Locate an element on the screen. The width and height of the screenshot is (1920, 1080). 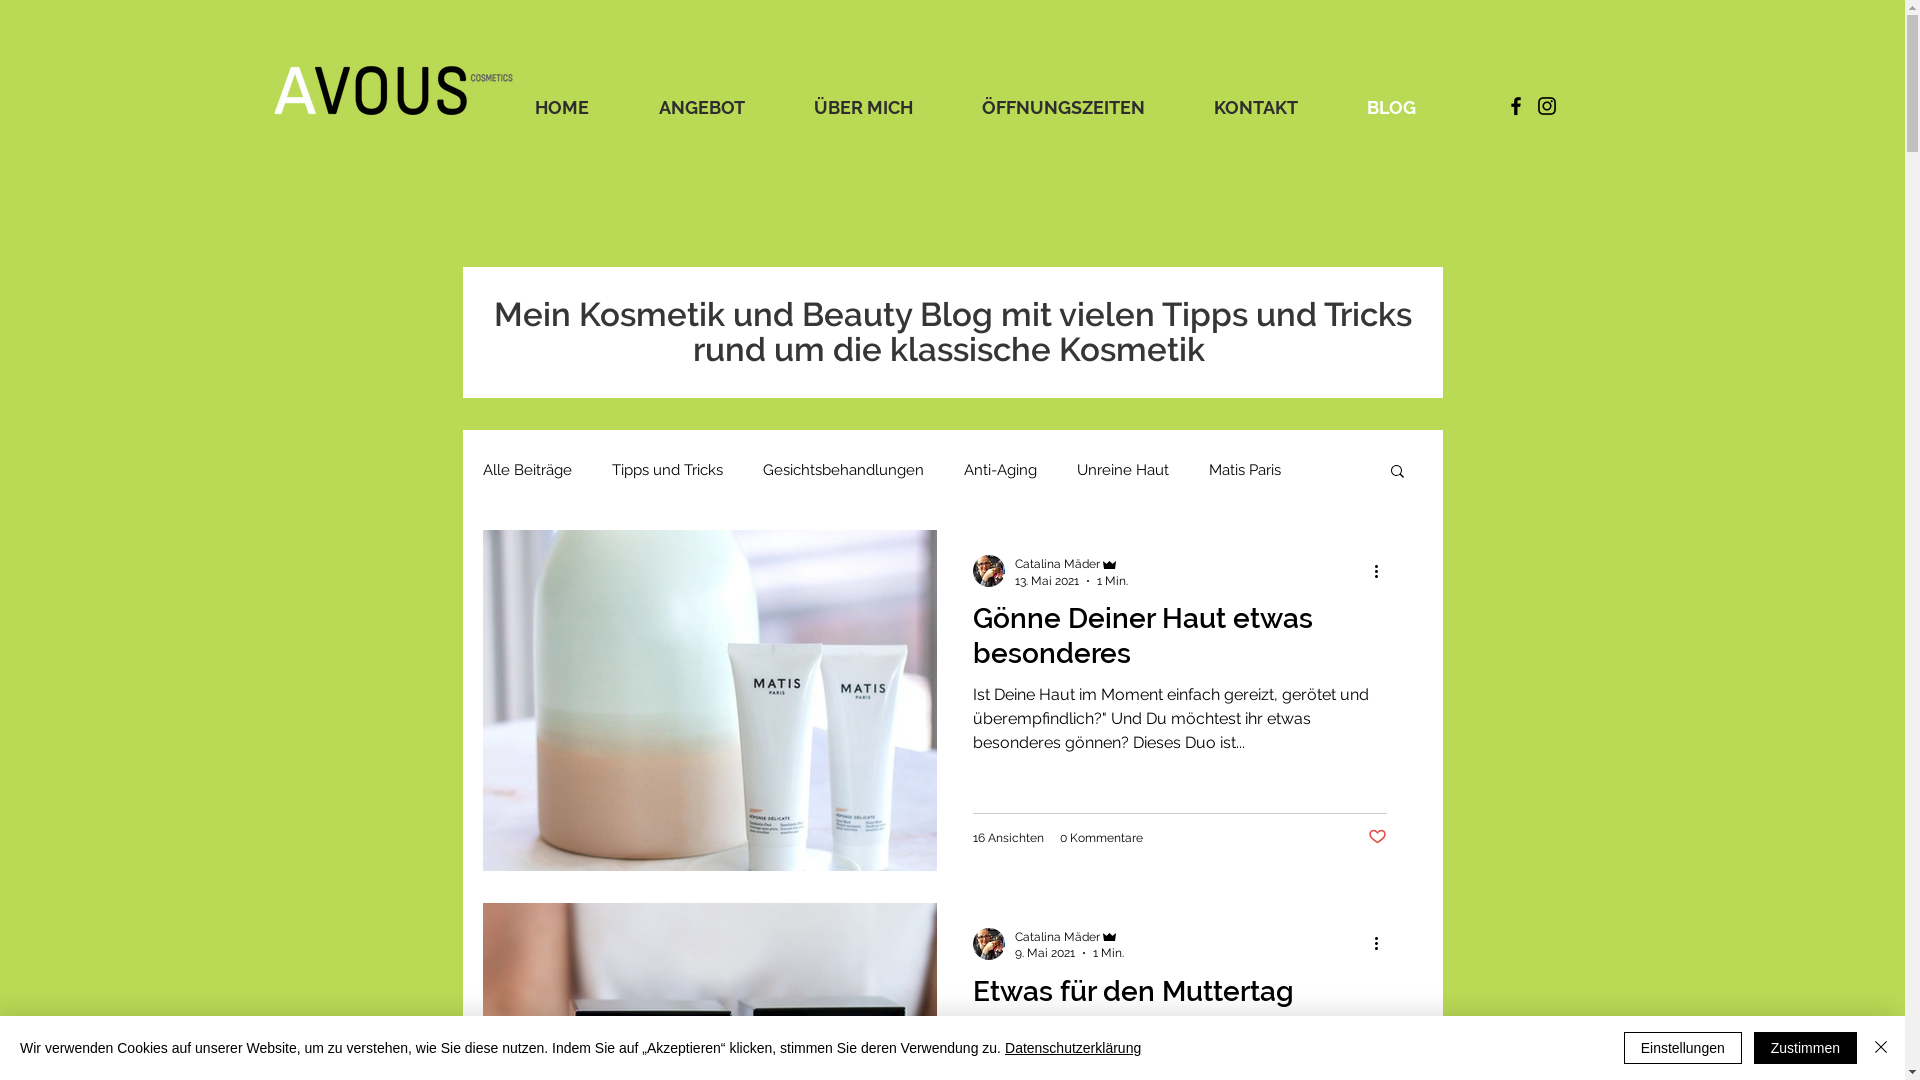
'Gesichtsbehandlungen' is located at coordinates (842, 470).